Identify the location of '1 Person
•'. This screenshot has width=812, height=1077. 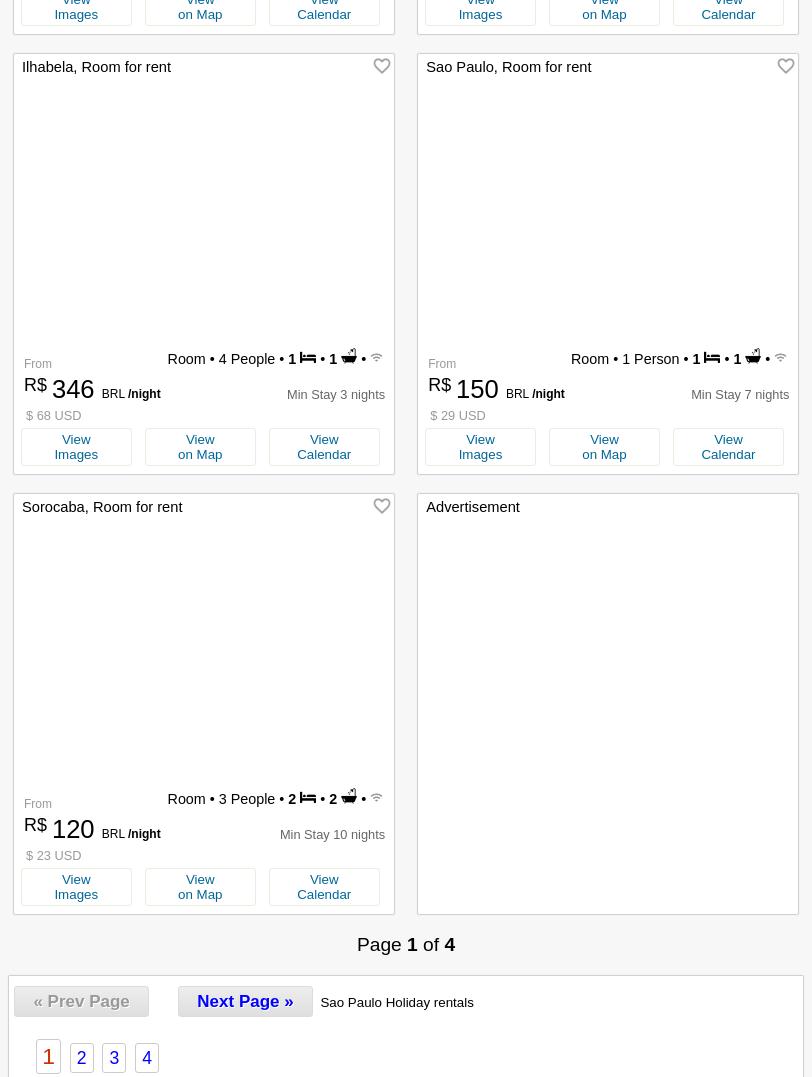
(655, 357).